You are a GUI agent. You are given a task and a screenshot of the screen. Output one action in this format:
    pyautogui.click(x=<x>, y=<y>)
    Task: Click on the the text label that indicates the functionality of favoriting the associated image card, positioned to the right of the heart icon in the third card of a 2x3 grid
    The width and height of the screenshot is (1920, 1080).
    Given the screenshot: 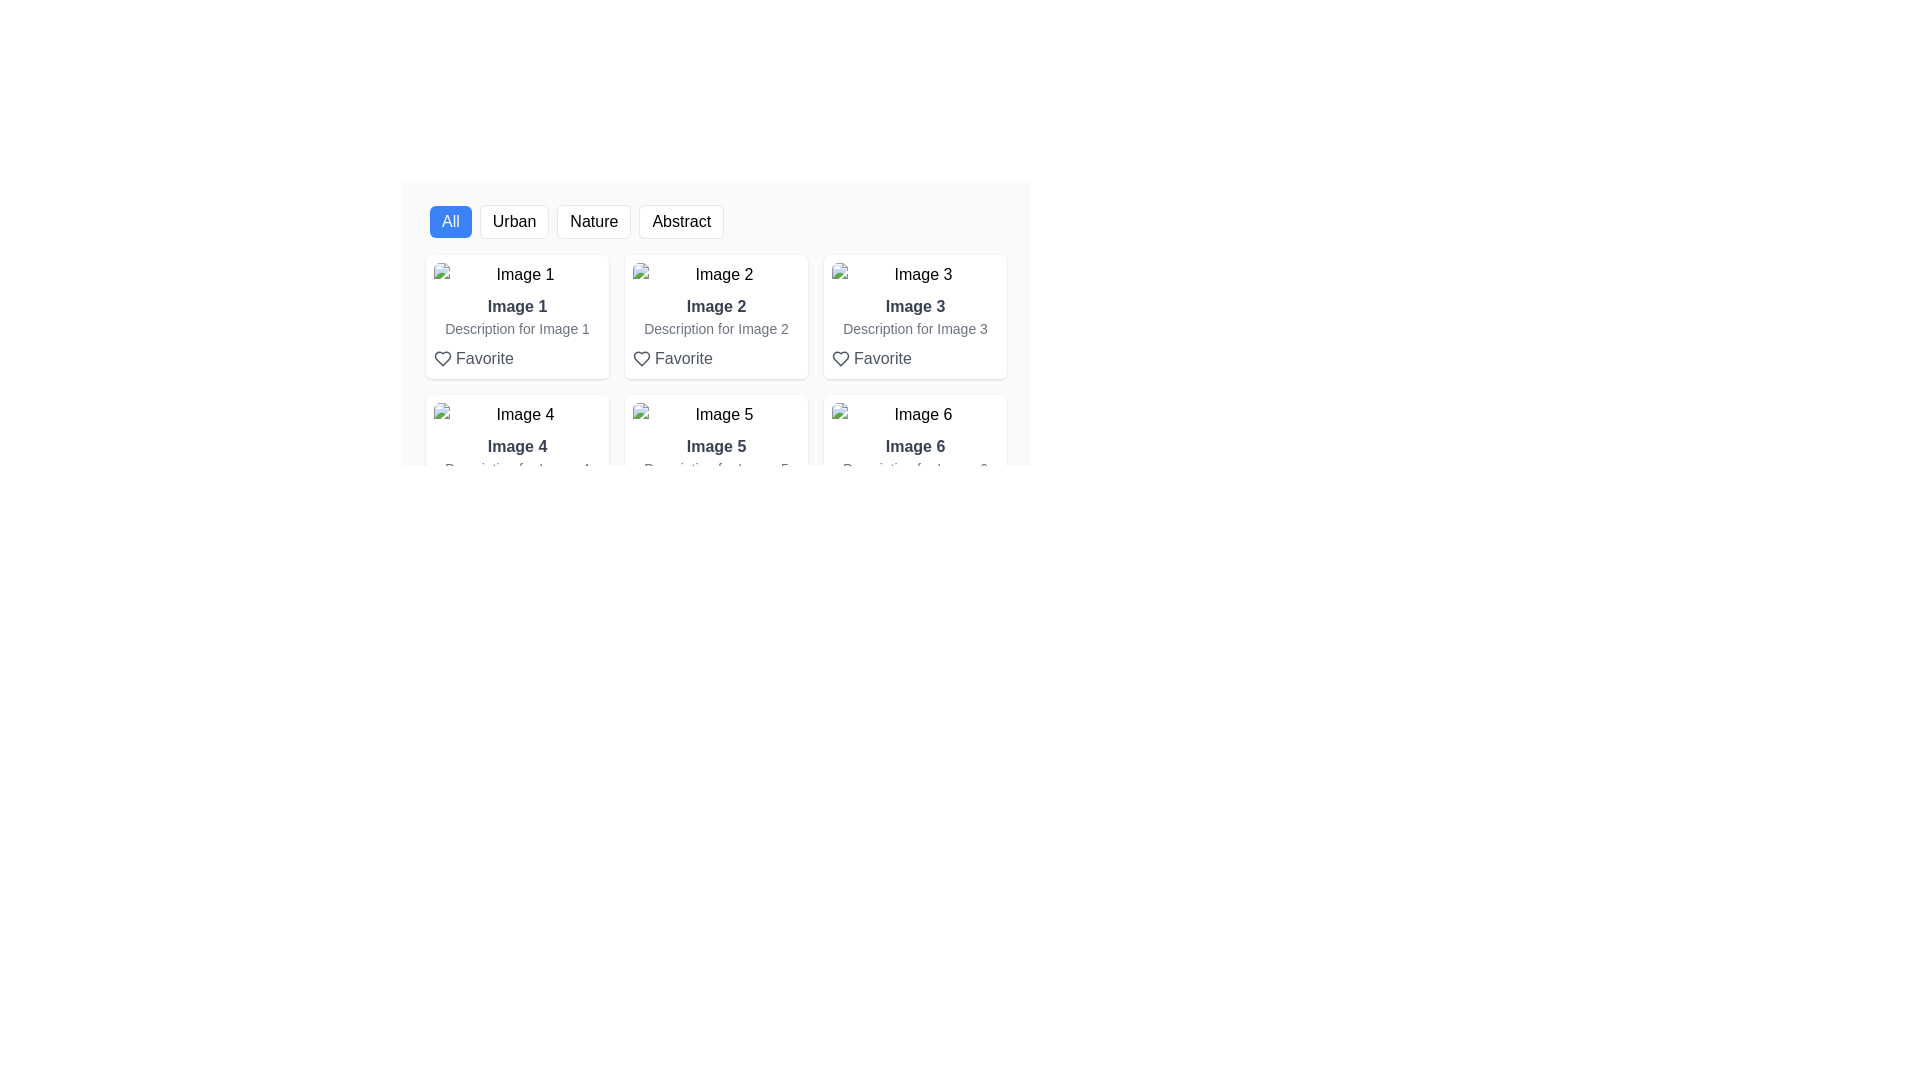 What is the action you would take?
    pyautogui.click(x=881, y=357)
    